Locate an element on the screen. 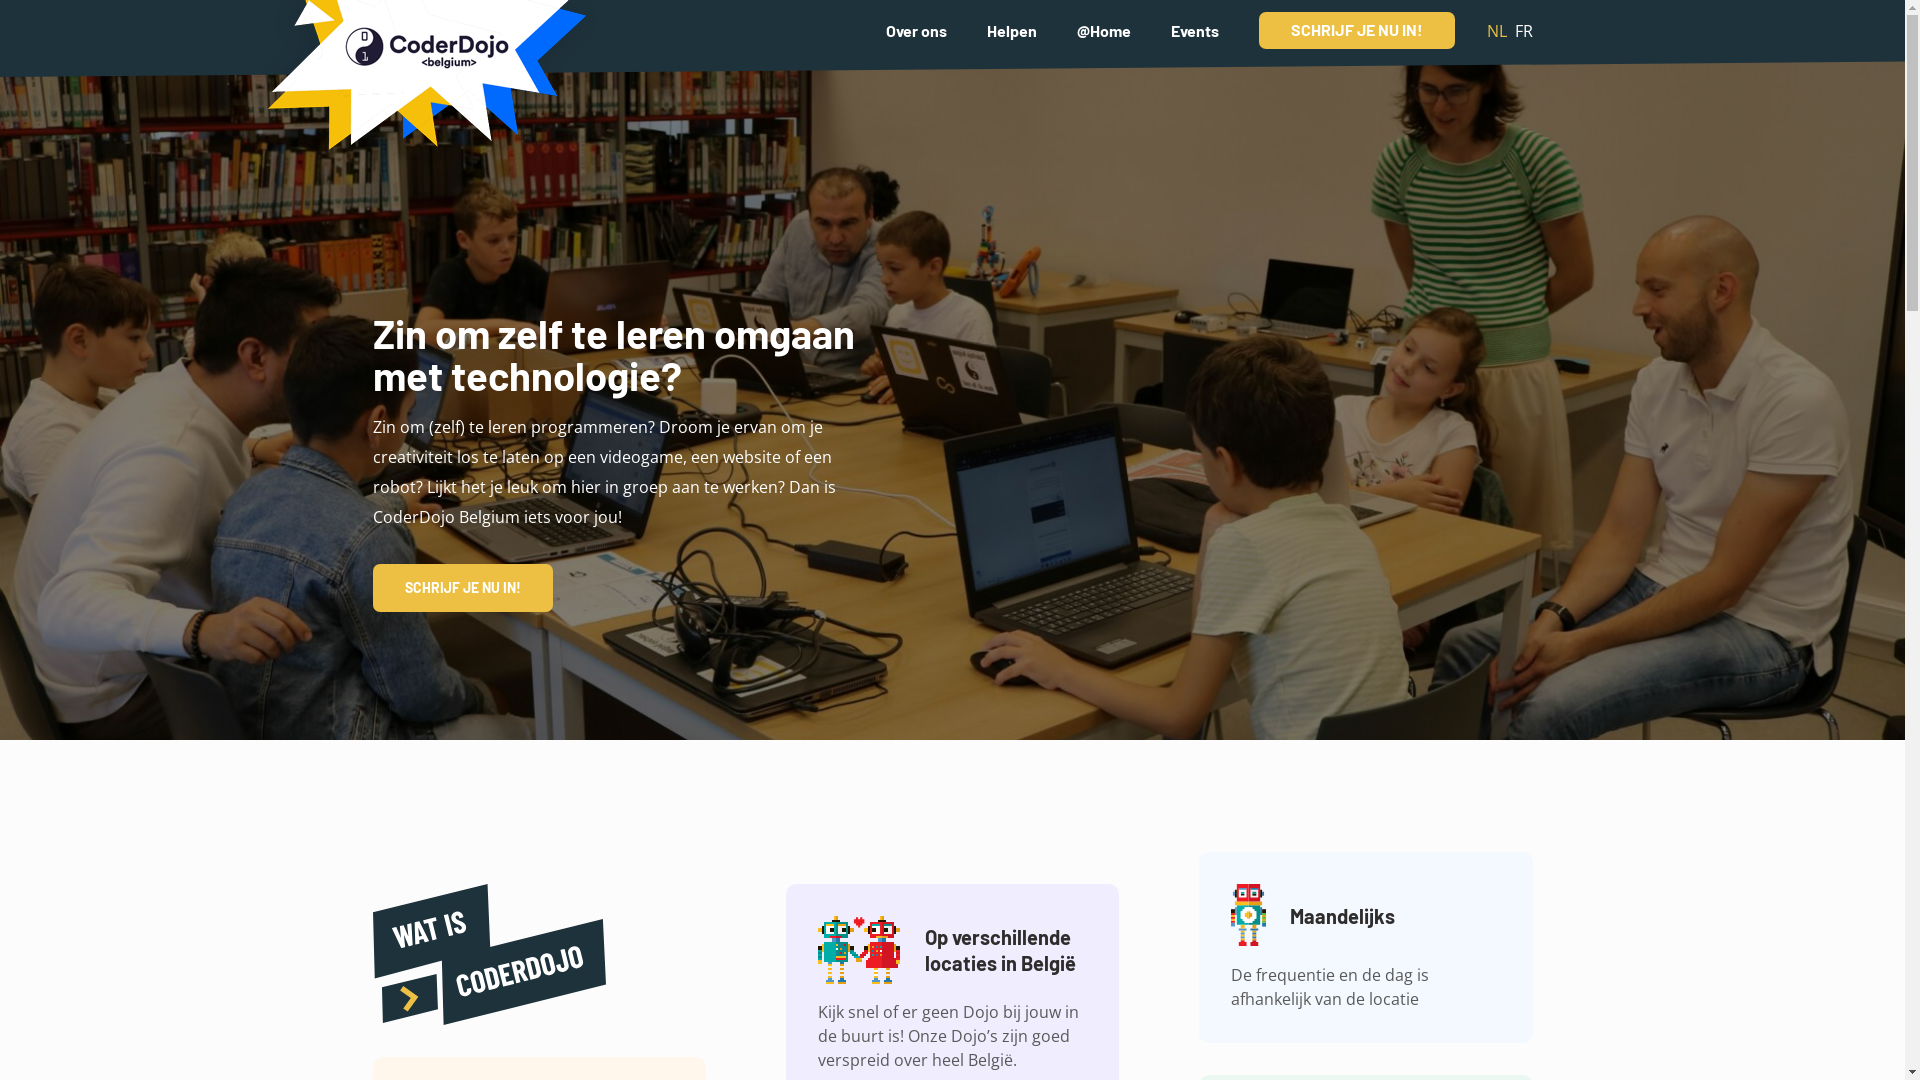 The height and width of the screenshot is (1080, 1920). 'Events' is located at coordinates (1170, 29).